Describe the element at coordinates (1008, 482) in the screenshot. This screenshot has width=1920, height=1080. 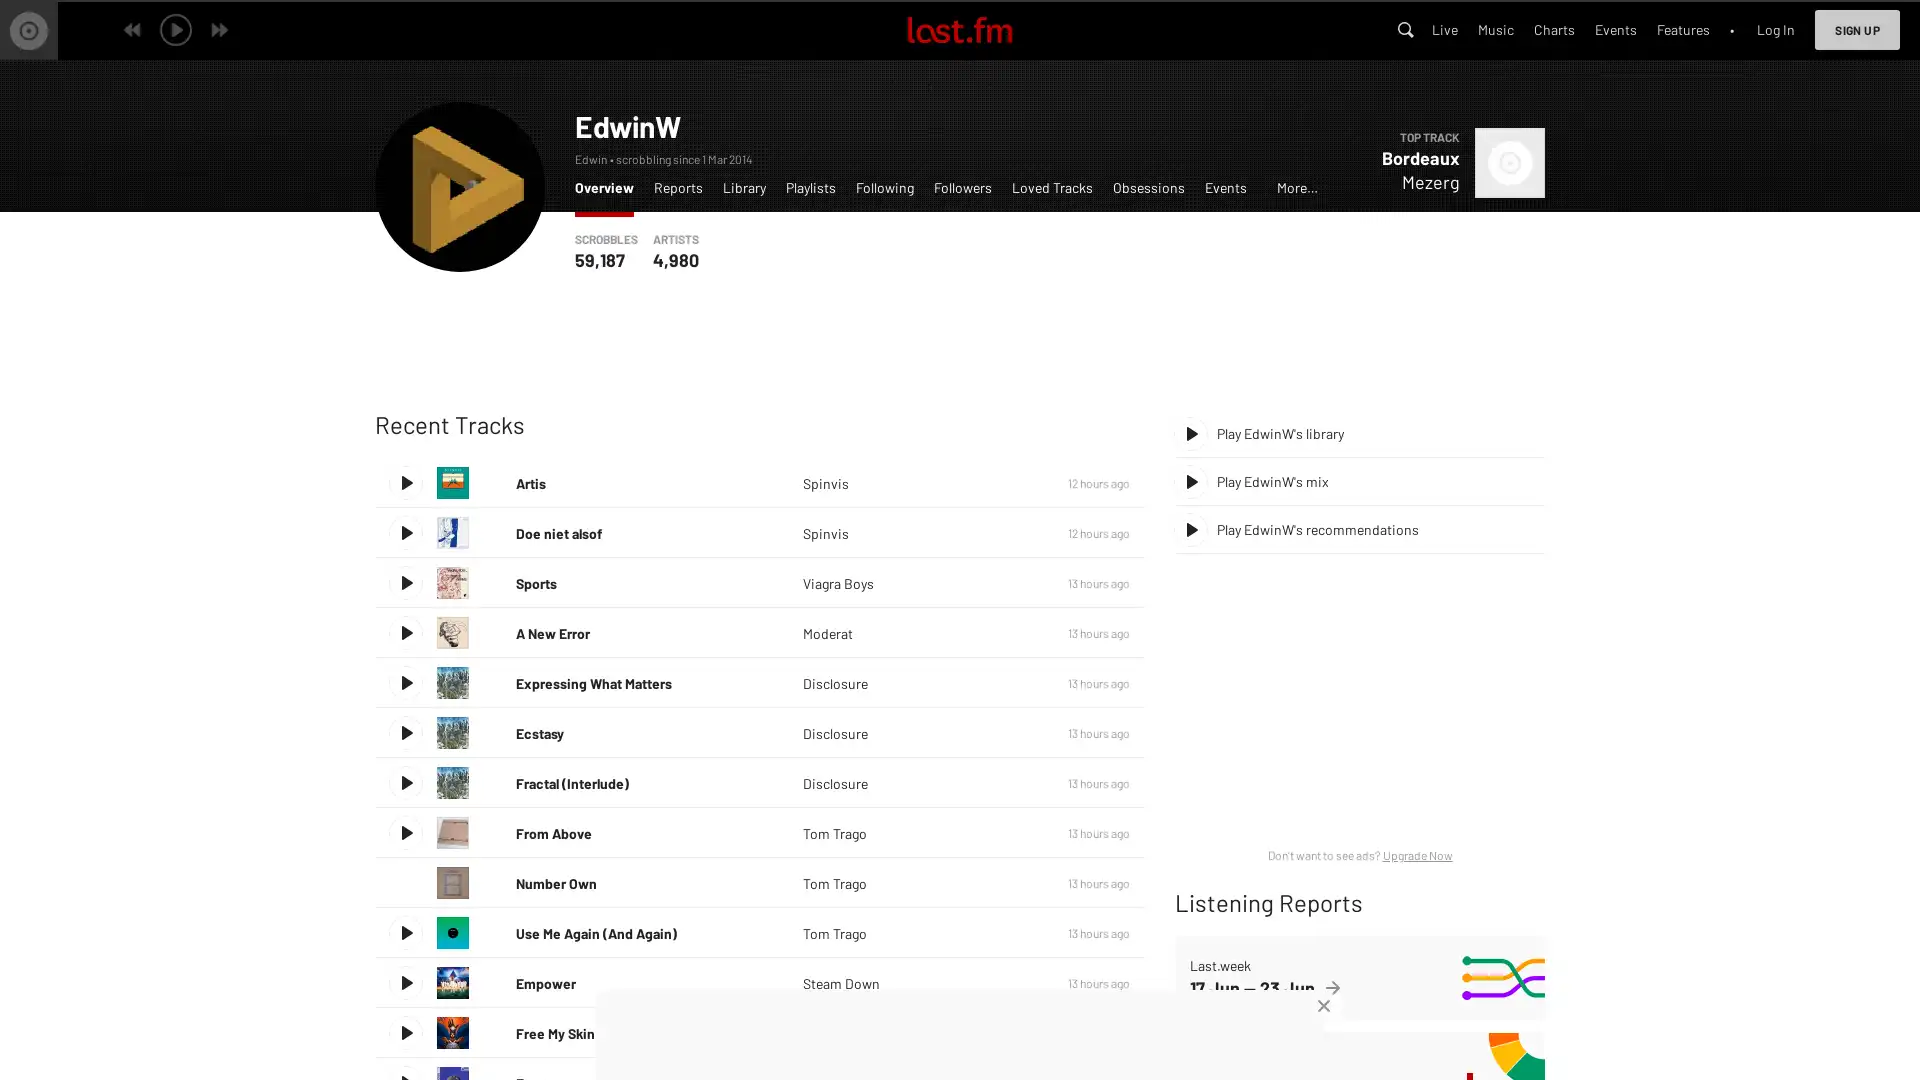
I see `Buy` at that location.